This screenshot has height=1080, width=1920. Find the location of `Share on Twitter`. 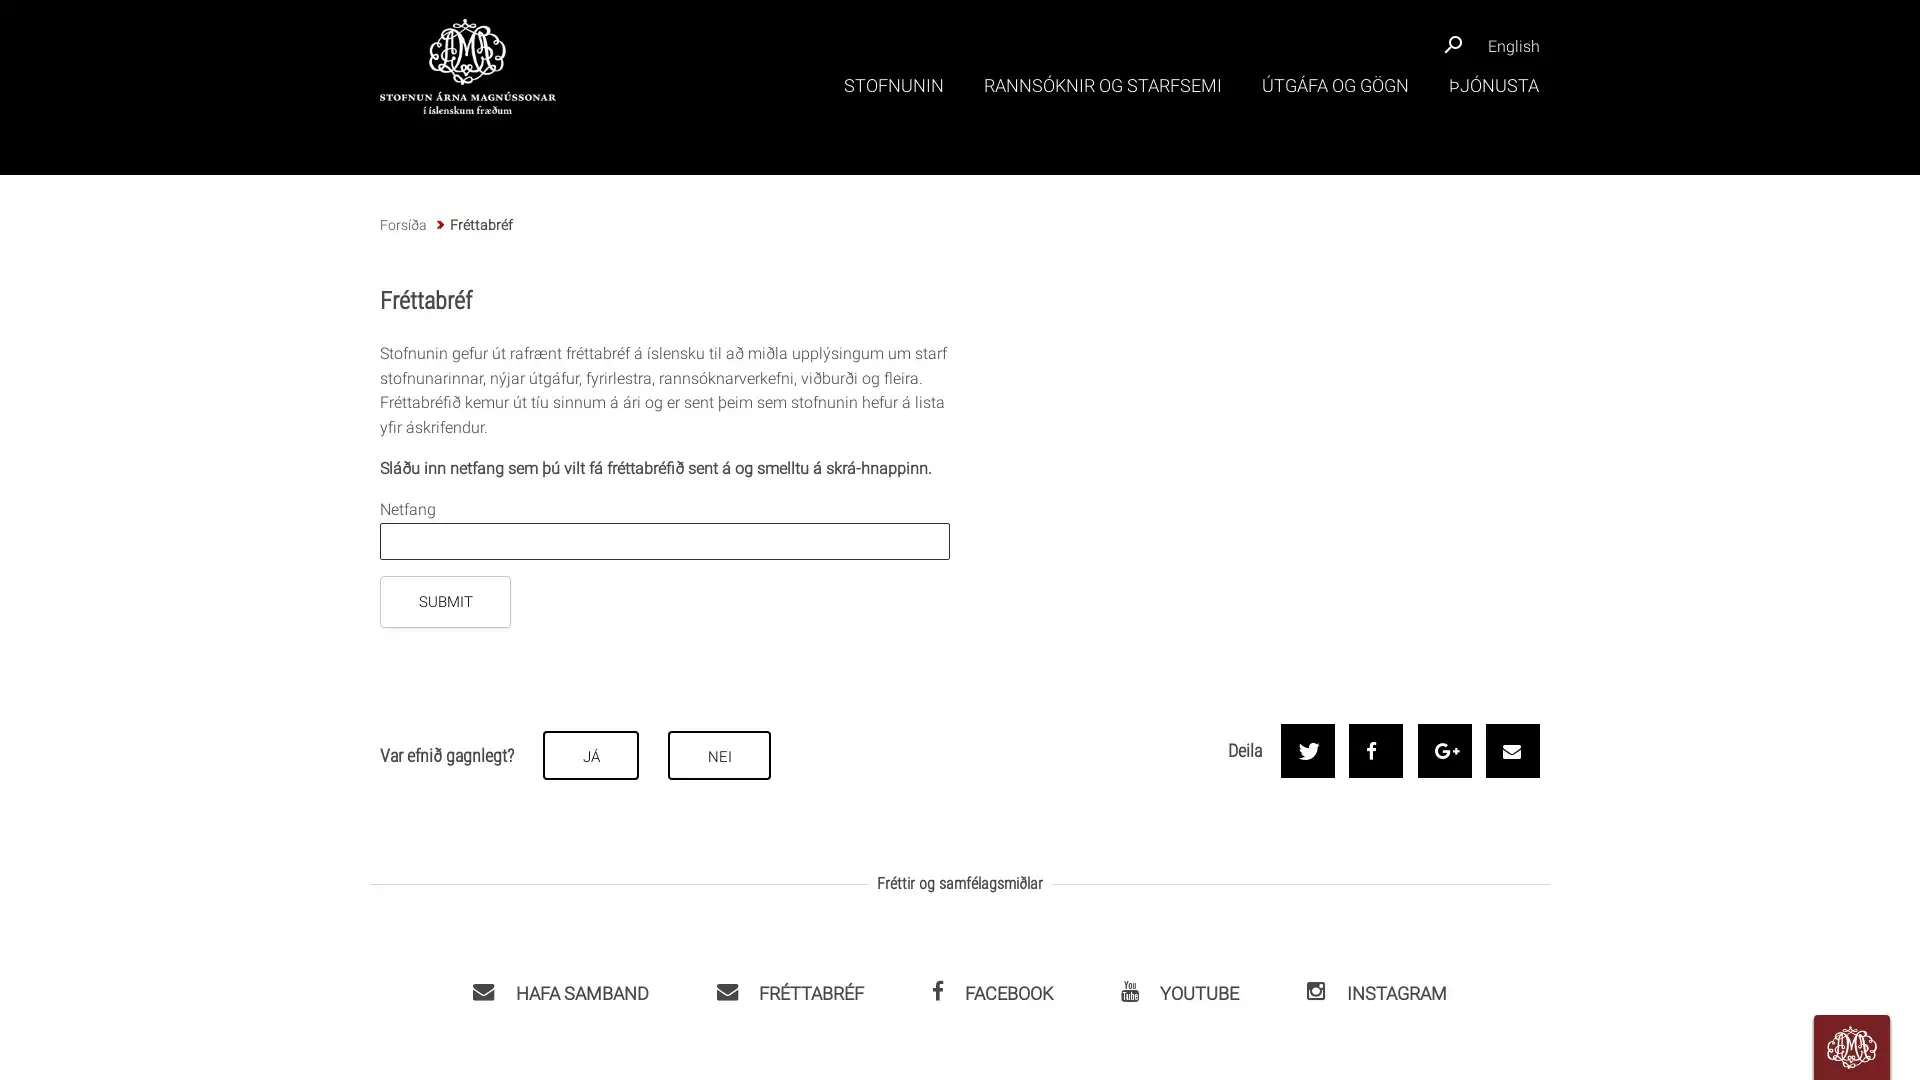

Share on Twitter is located at coordinates (1306, 749).